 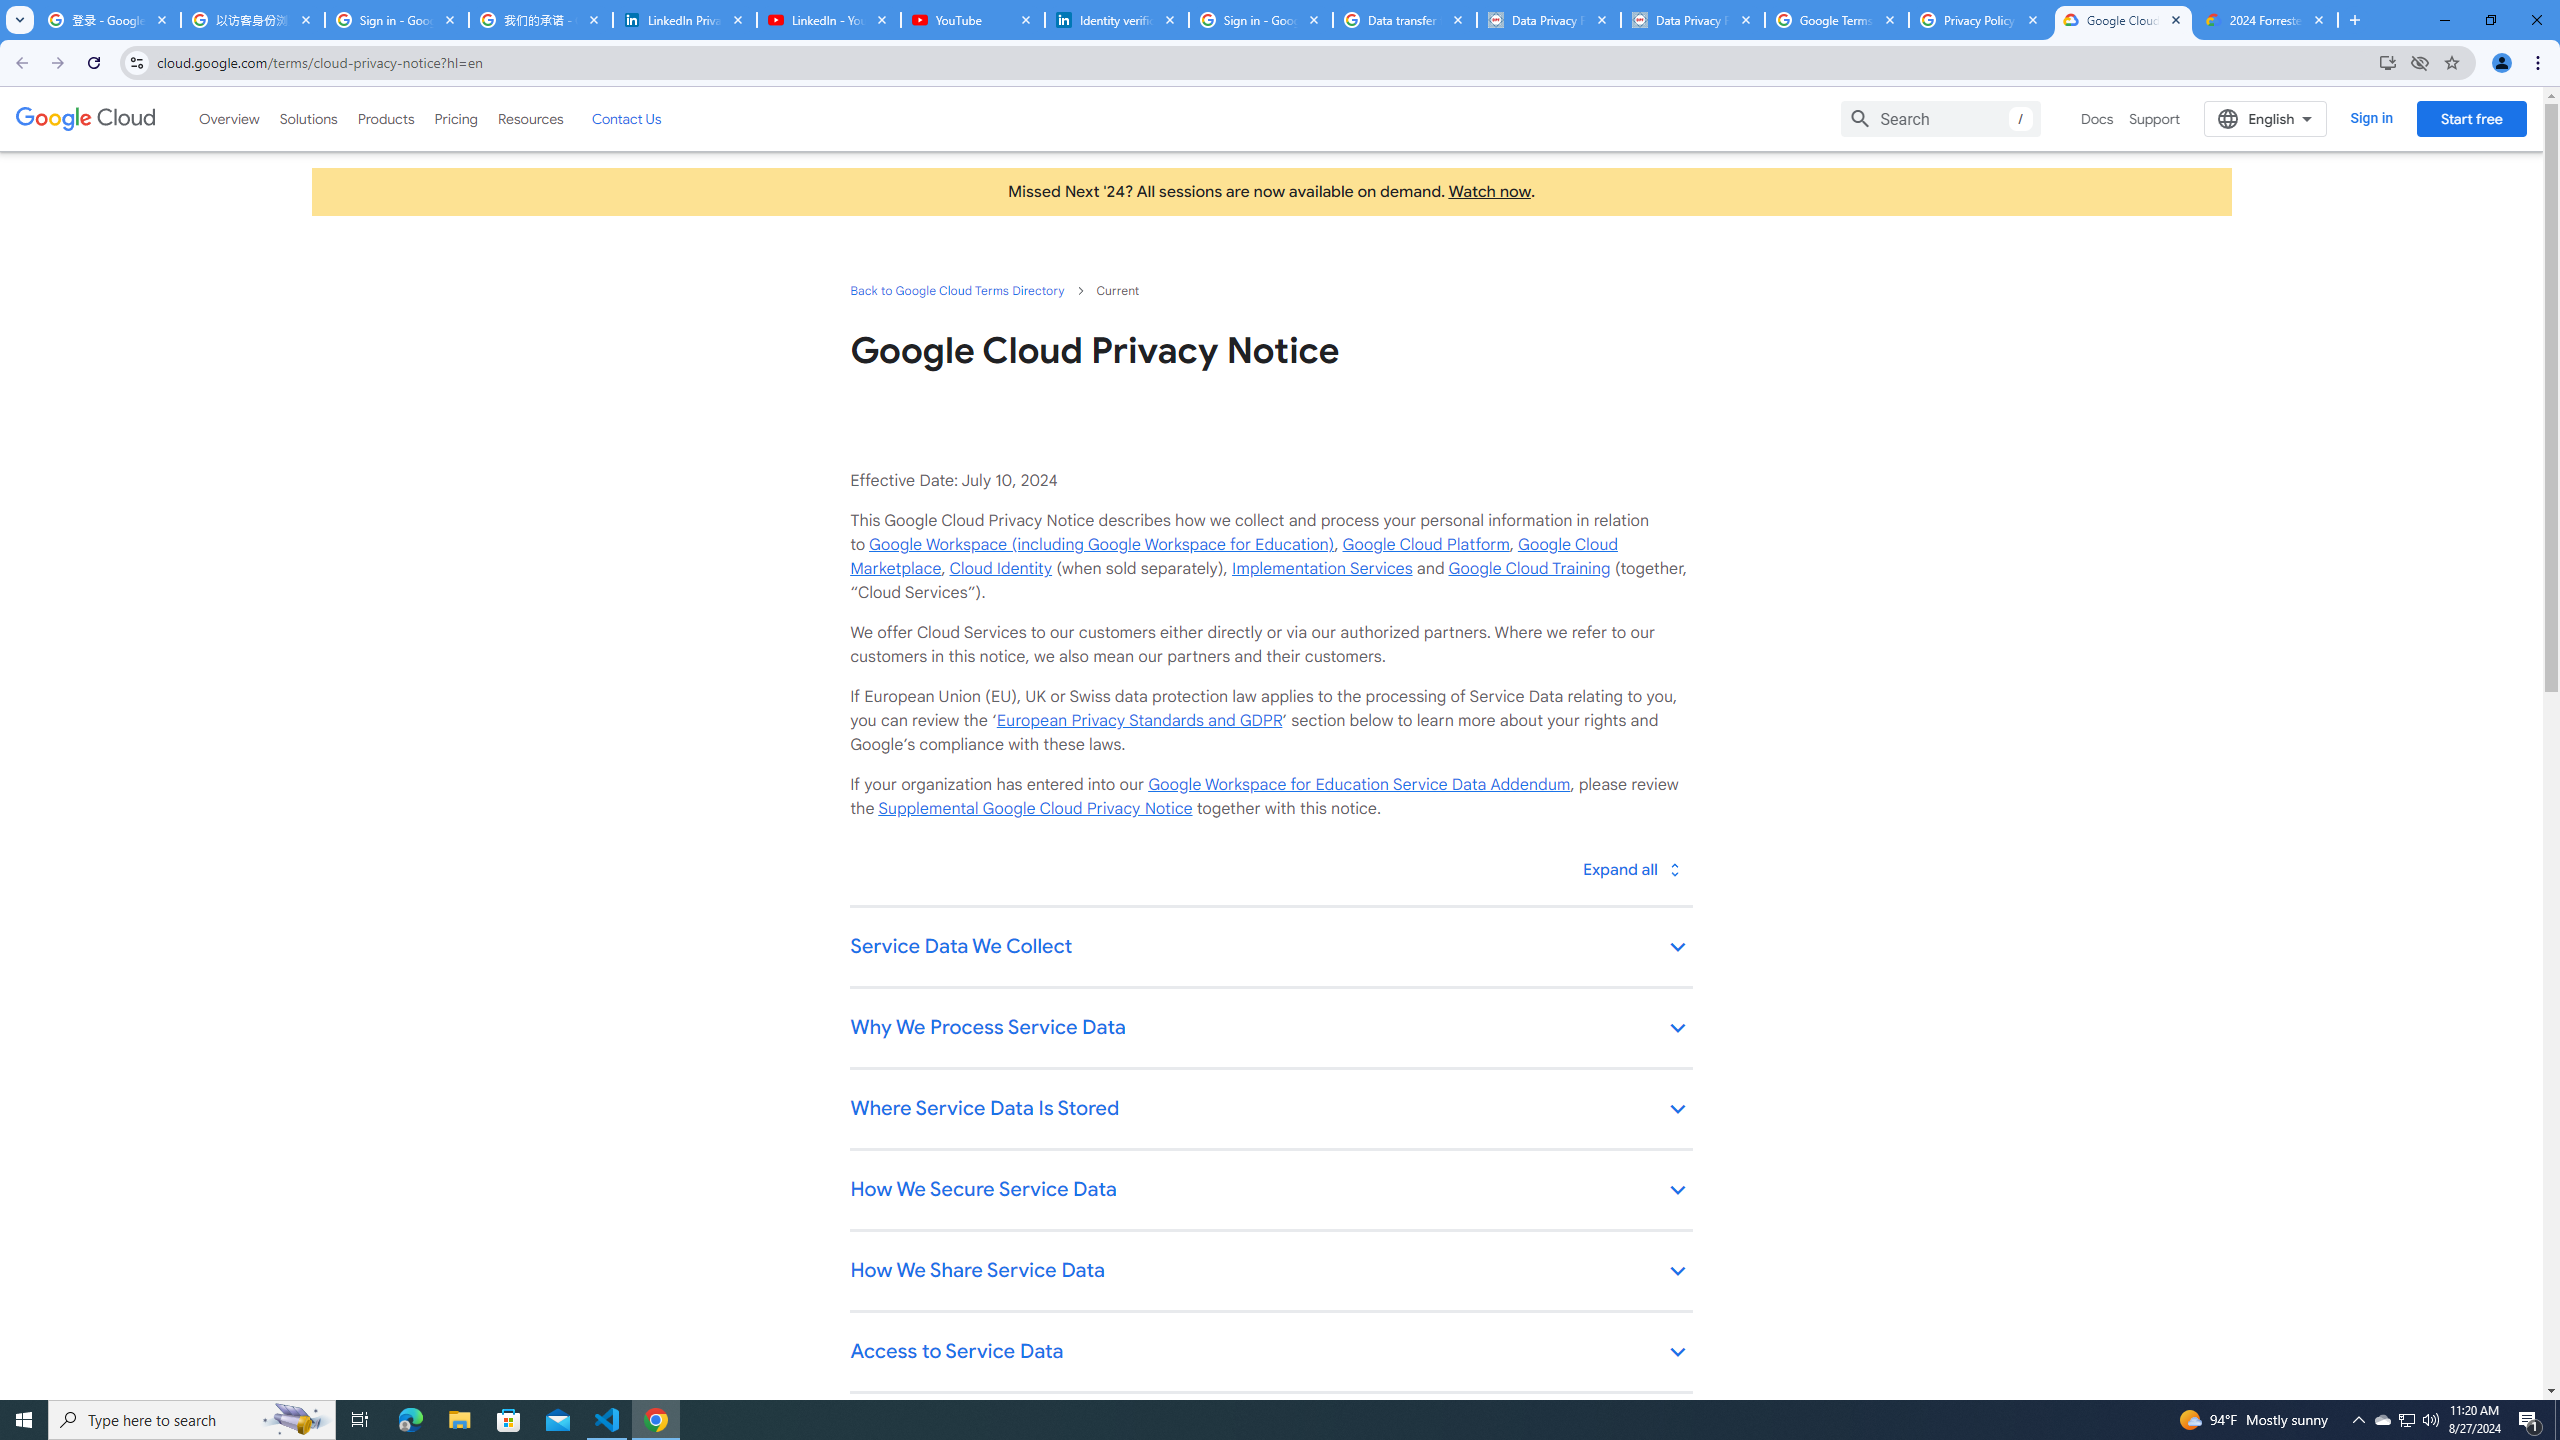 What do you see at coordinates (999, 567) in the screenshot?
I see `'Cloud Identity'` at bounding box center [999, 567].